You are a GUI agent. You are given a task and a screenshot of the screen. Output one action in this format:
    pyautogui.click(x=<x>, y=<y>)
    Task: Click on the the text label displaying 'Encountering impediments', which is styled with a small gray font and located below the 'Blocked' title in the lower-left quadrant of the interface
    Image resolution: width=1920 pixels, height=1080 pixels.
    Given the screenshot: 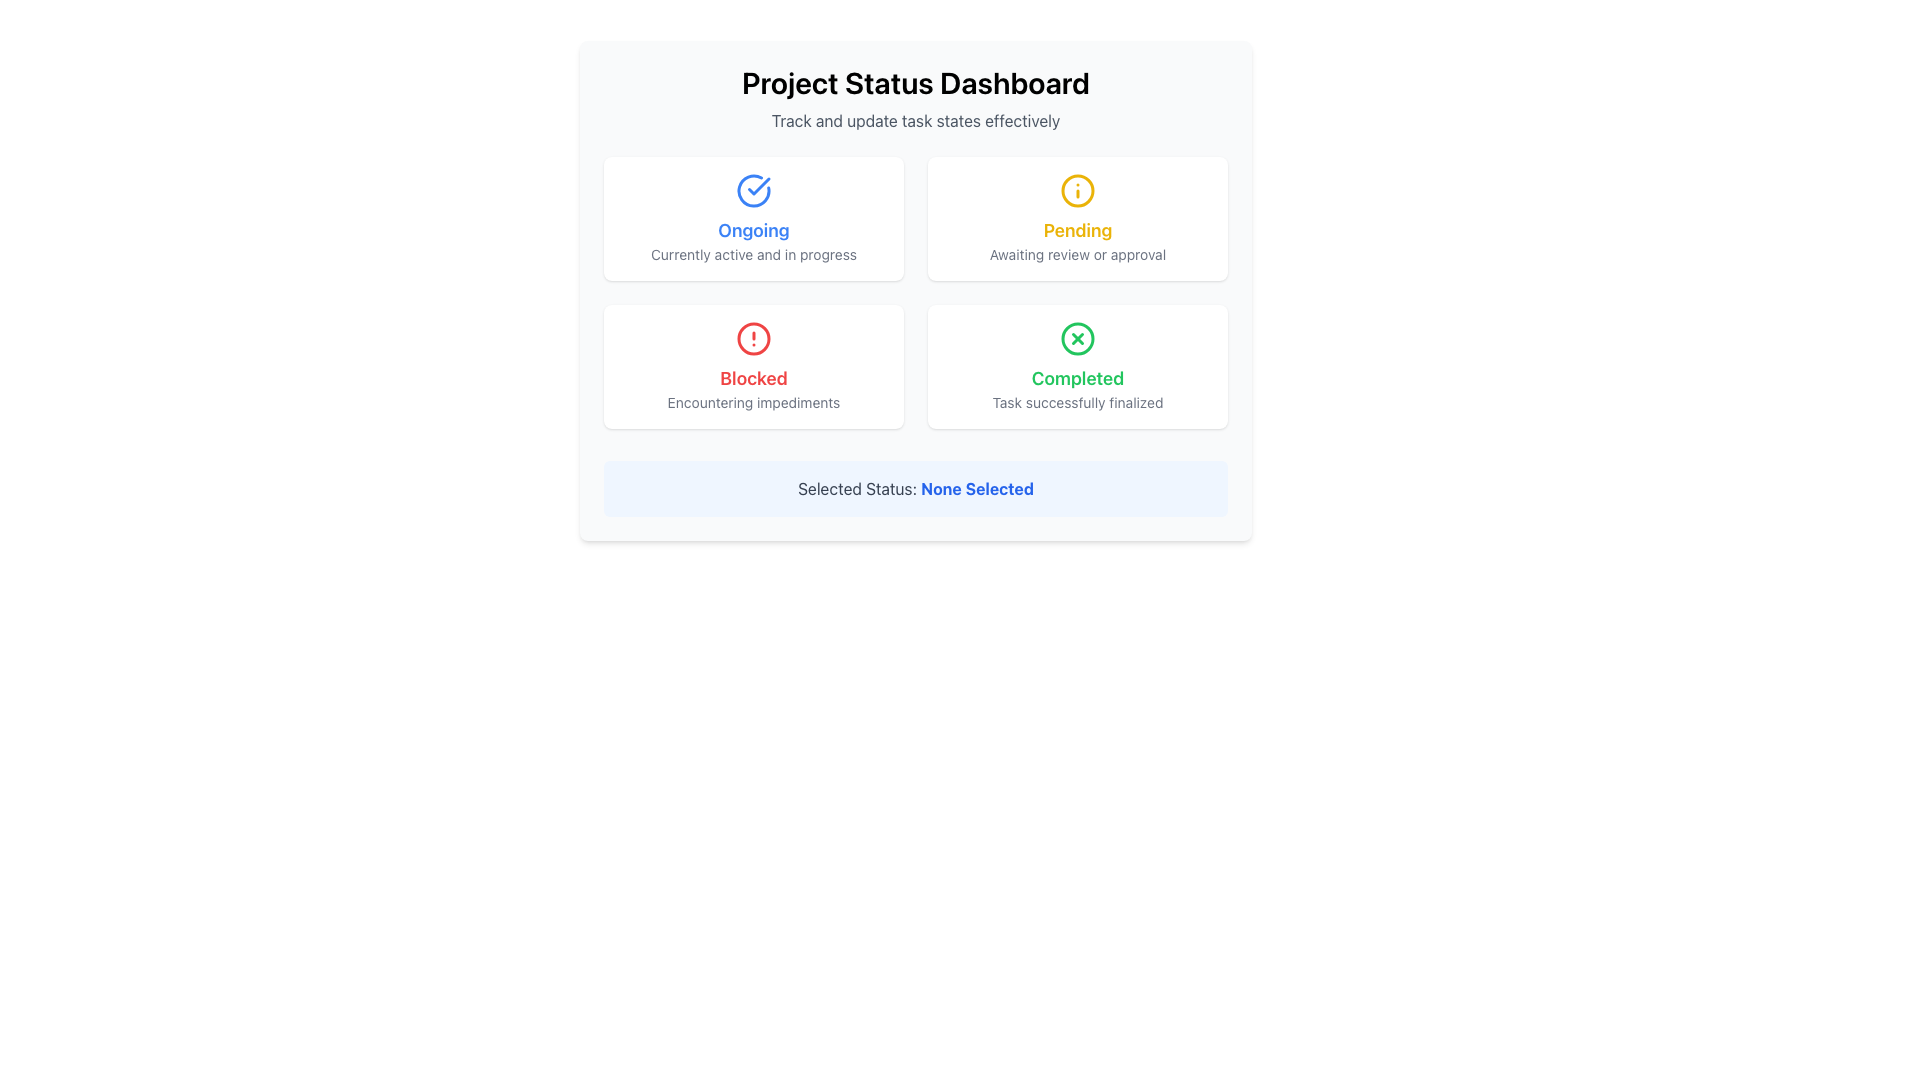 What is the action you would take?
    pyautogui.click(x=752, y=402)
    